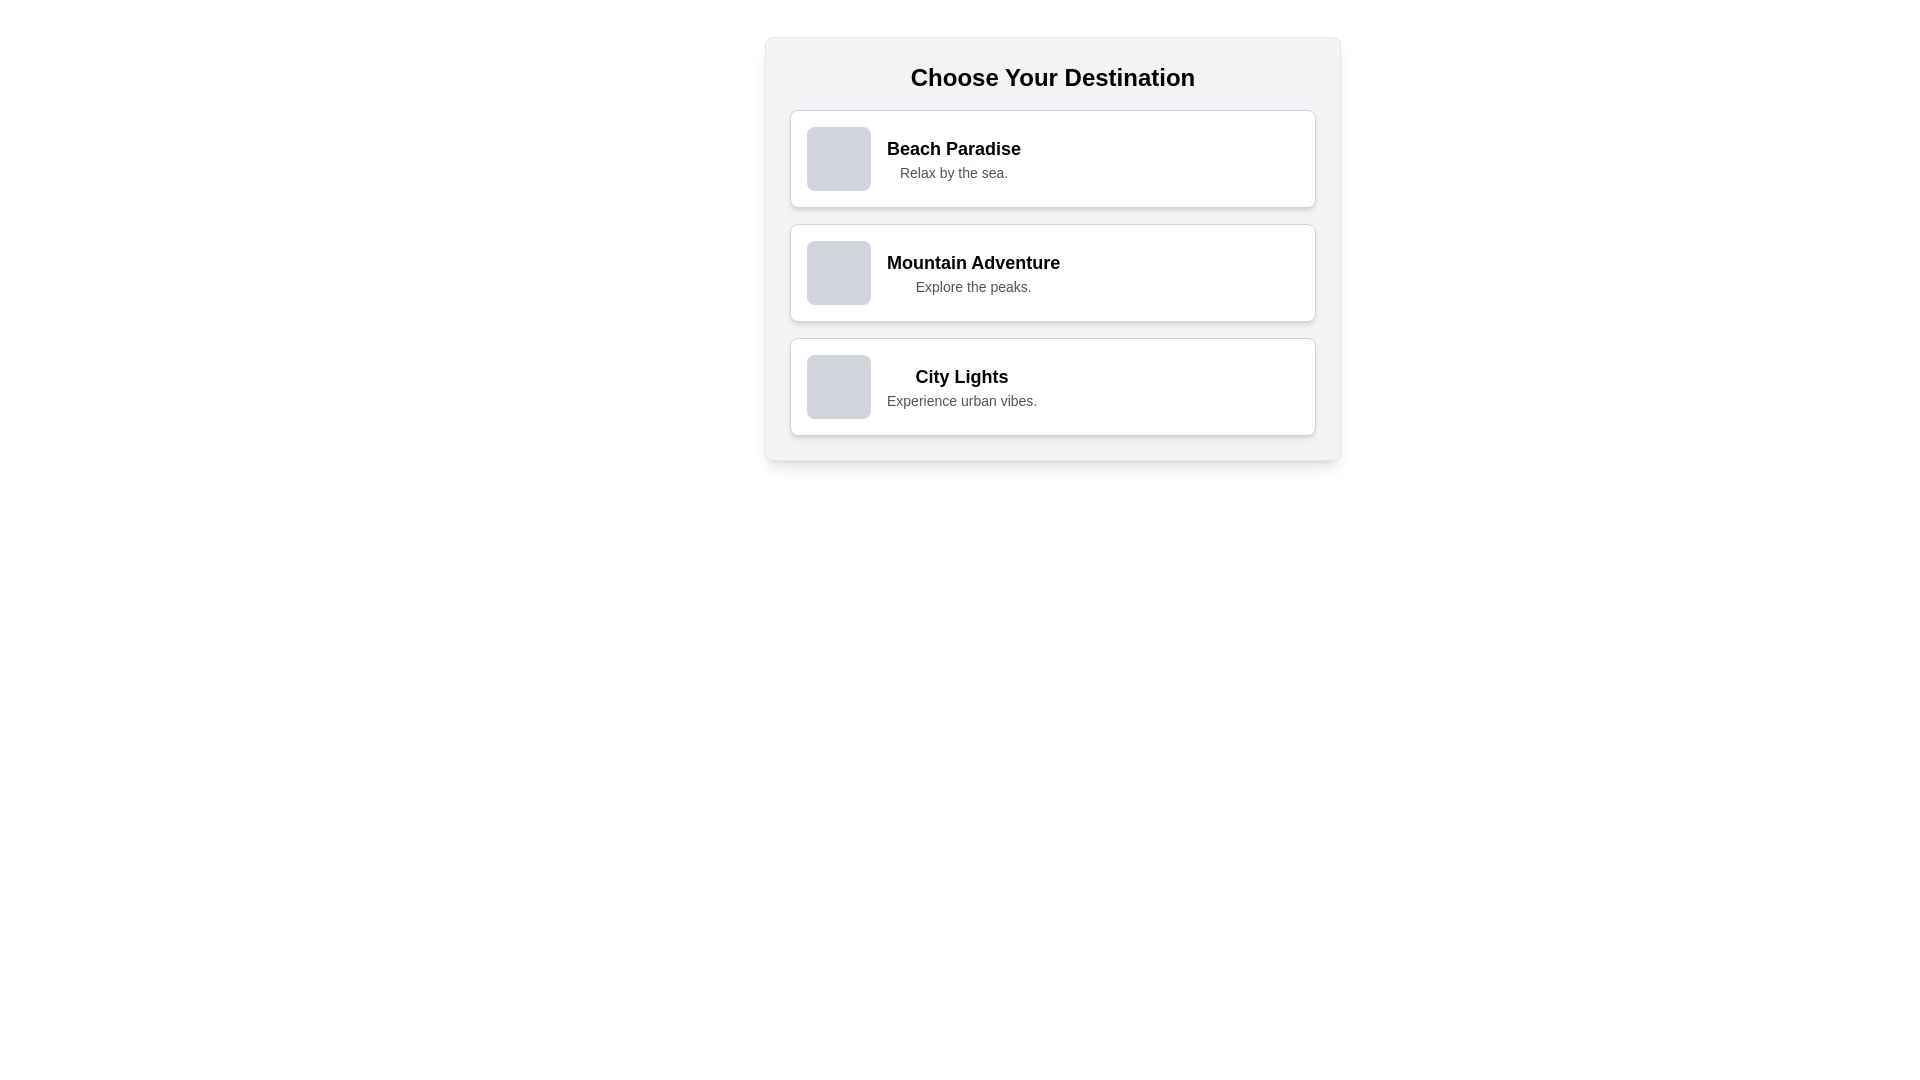  Describe the element at coordinates (953, 172) in the screenshot. I see `the text label reading 'Relax by the sea.' which is styled in a smaller gray font and positioned directly beneath the bold title 'Beach Paradise' in the vertical list menu` at that location.